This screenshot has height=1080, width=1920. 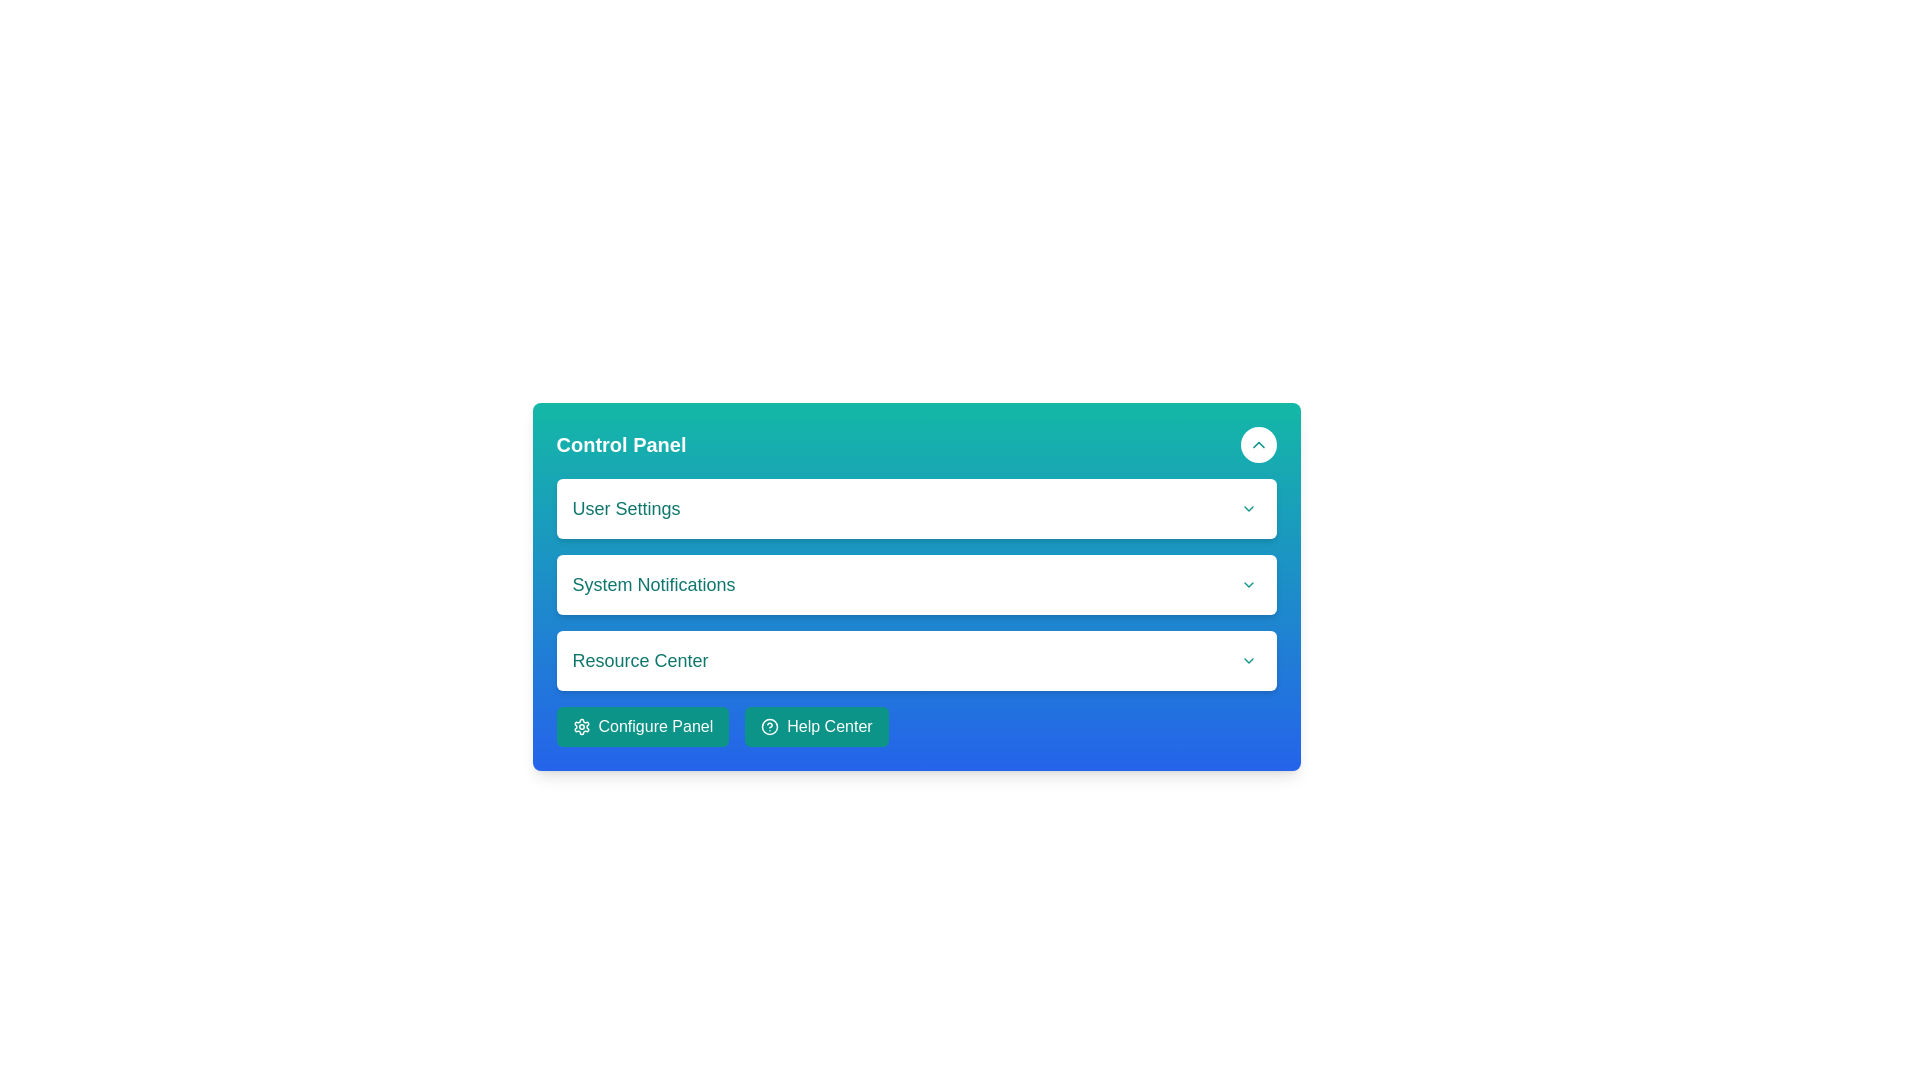 What do you see at coordinates (625, 508) in the screenshot?
I see `the 'User Settings' text label, which is displayed in teal-green color and is the first item in the options list of the 'Control Panel' UI component` at bounding box center [625, 508].